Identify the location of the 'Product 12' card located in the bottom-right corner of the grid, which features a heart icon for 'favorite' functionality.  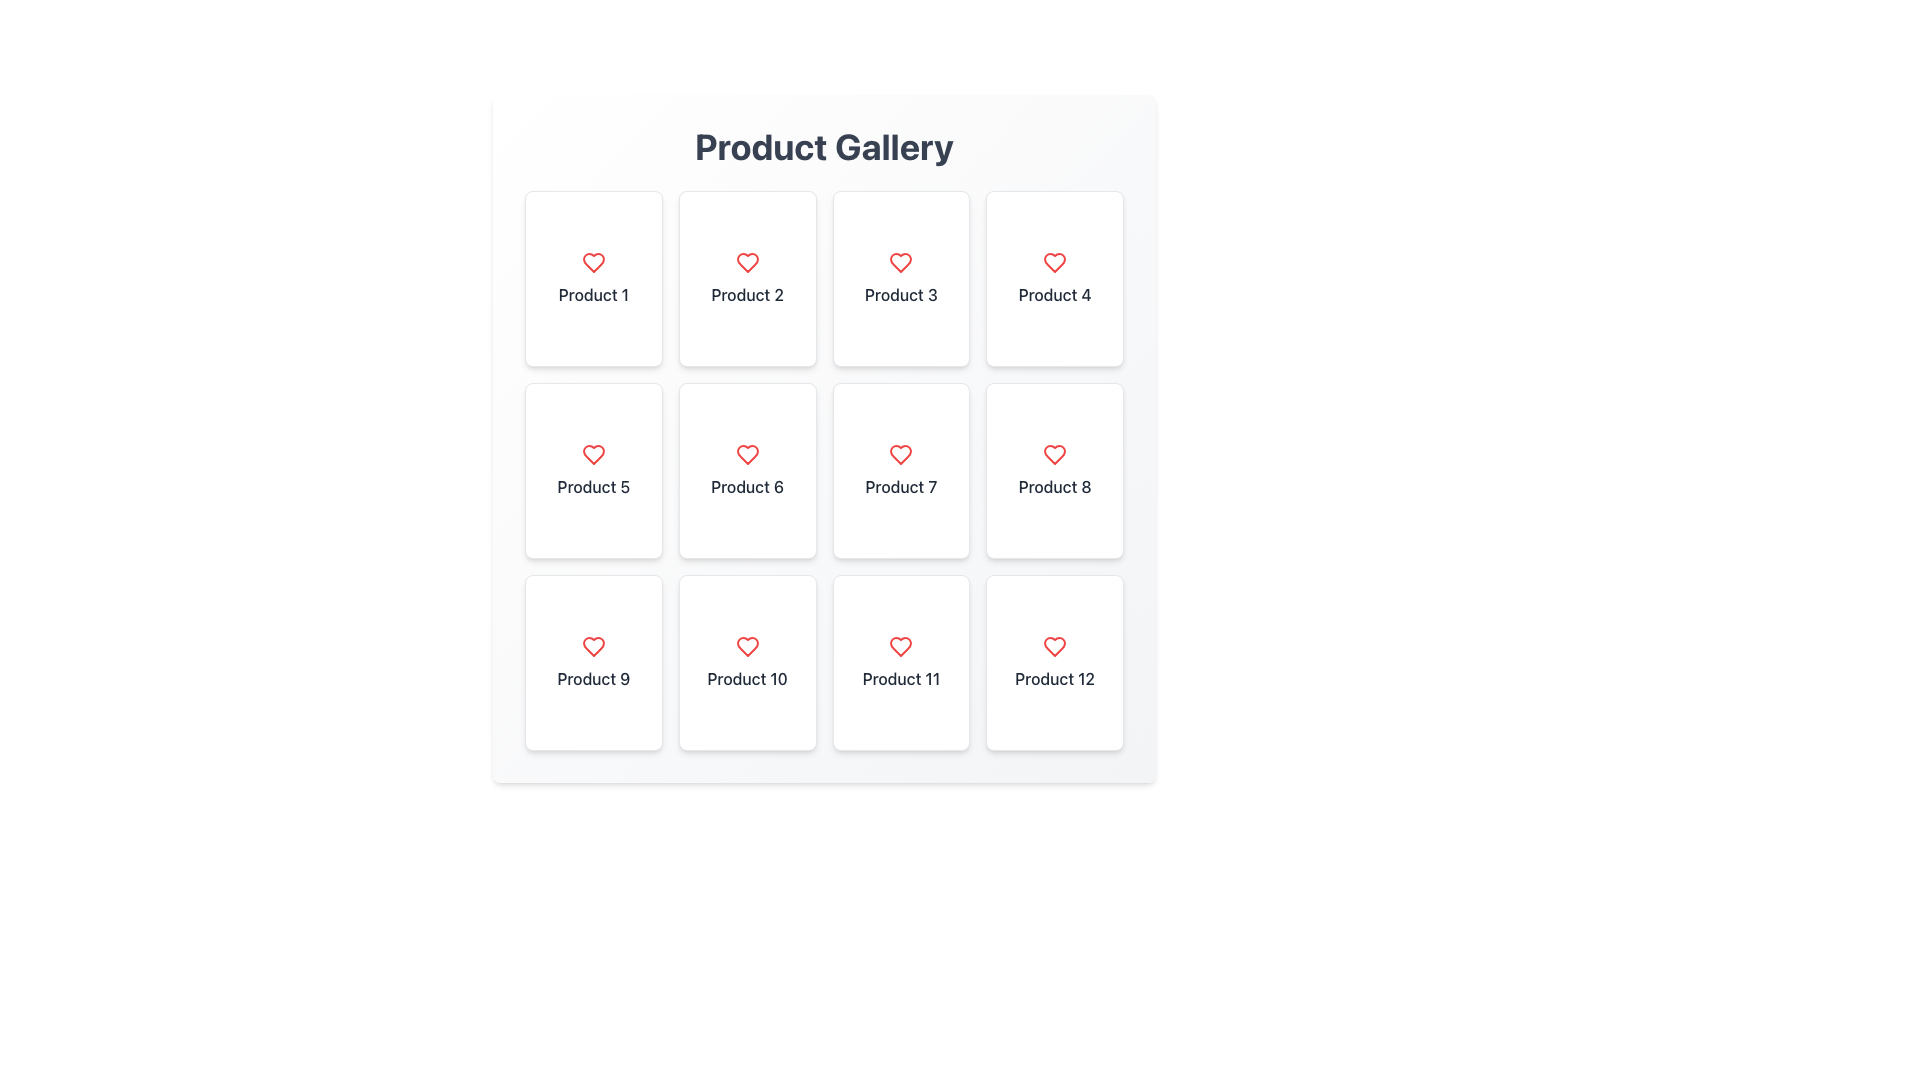
(1054, 663).